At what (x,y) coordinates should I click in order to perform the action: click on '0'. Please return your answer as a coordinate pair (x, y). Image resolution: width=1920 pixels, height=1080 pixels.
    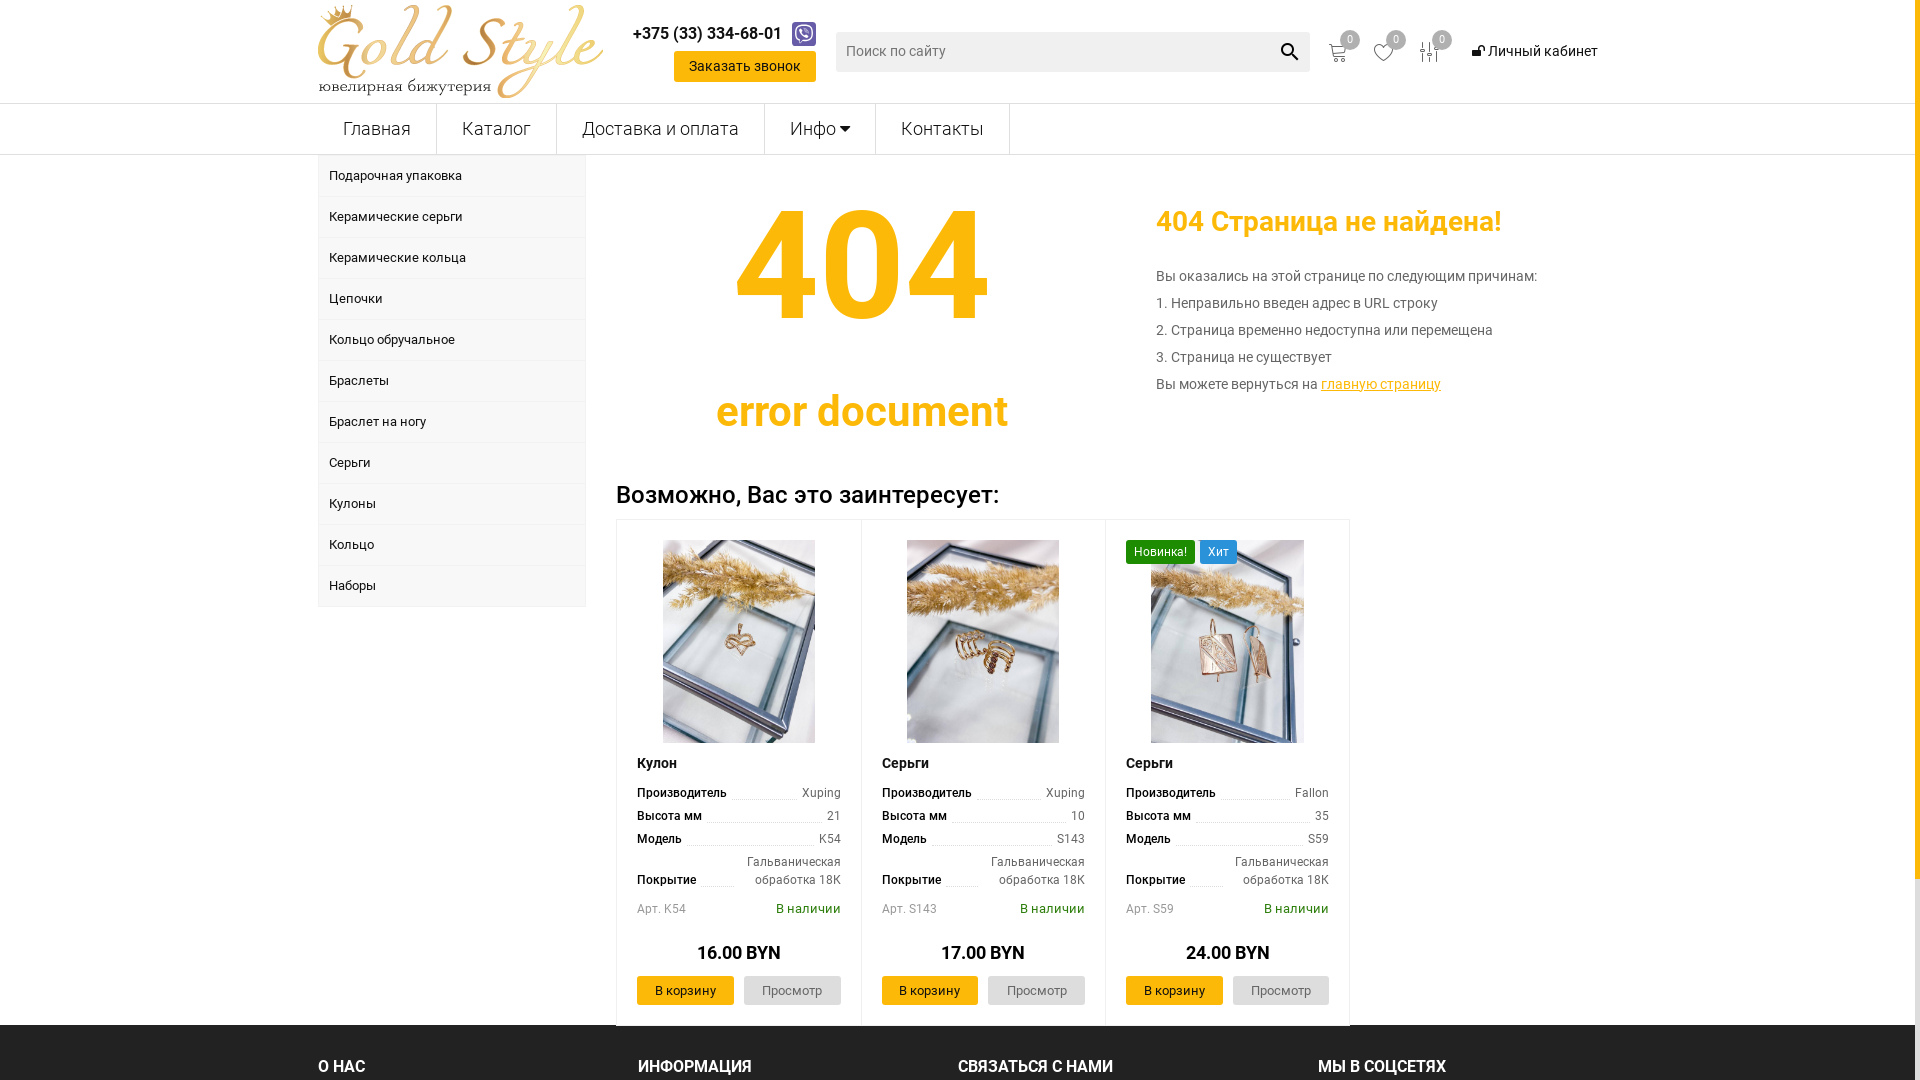
    Looking at the image, I should click on (1429, 50).